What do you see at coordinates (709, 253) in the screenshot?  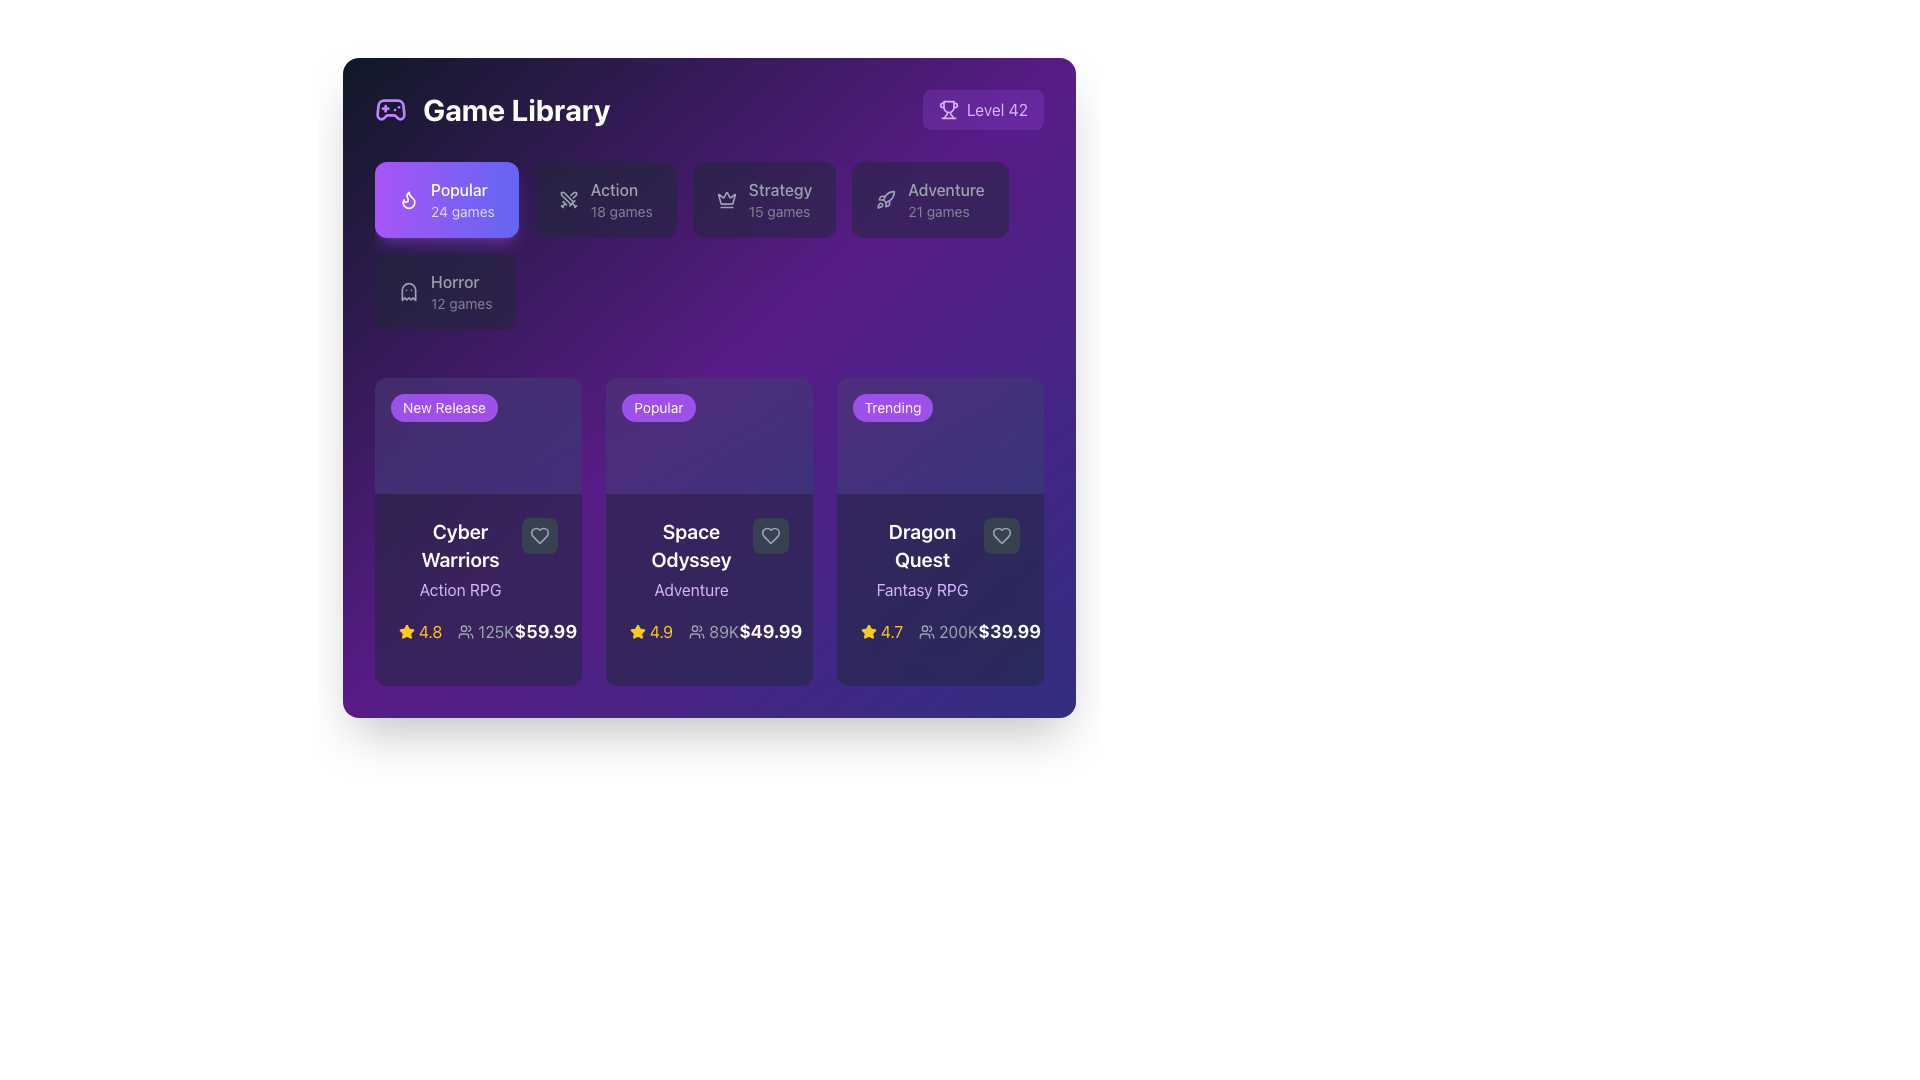 I see `the Horizontal Navigation Bar` at bounding box center [709, 253].